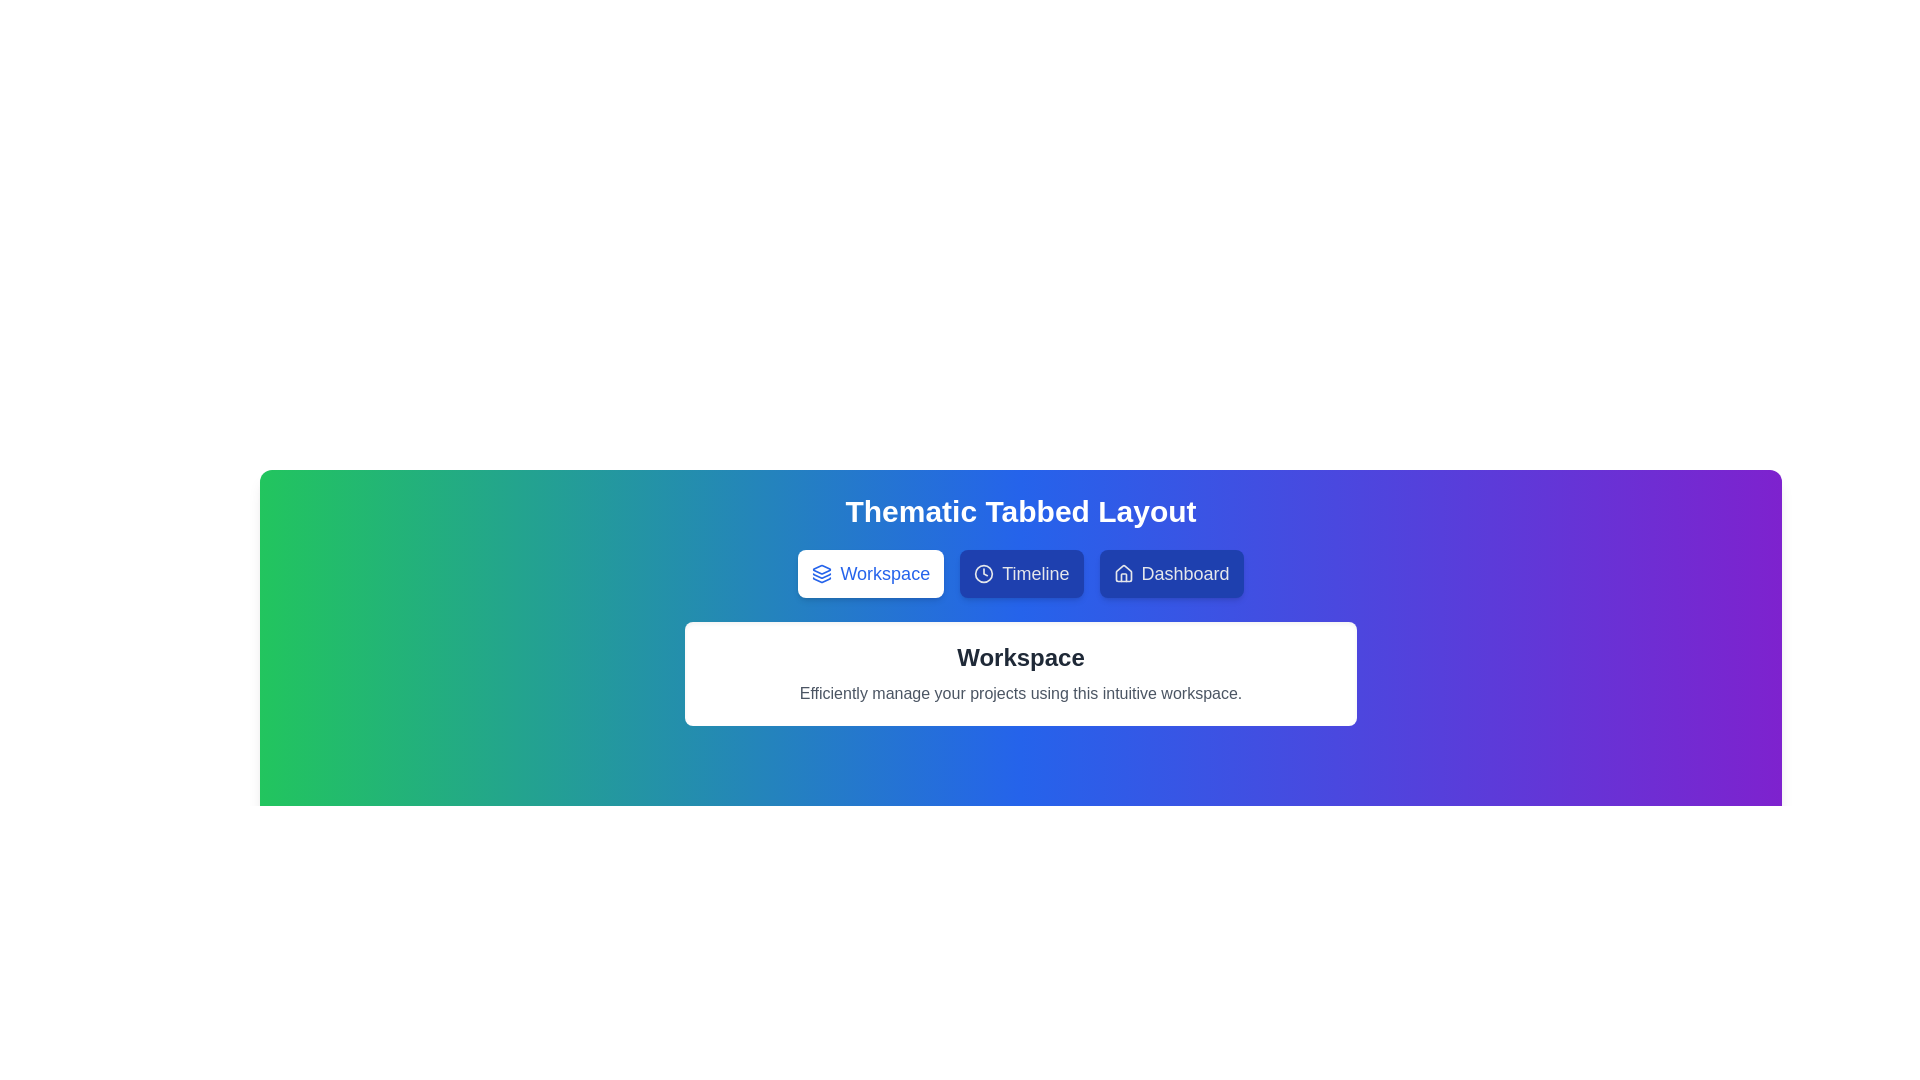  What do you see at coordinates (822, 574) in the screenshot?
I see `the blue stack icon located on the left side of the 'Workspace' button in the top navigation area` at bounding box center [822, 574].